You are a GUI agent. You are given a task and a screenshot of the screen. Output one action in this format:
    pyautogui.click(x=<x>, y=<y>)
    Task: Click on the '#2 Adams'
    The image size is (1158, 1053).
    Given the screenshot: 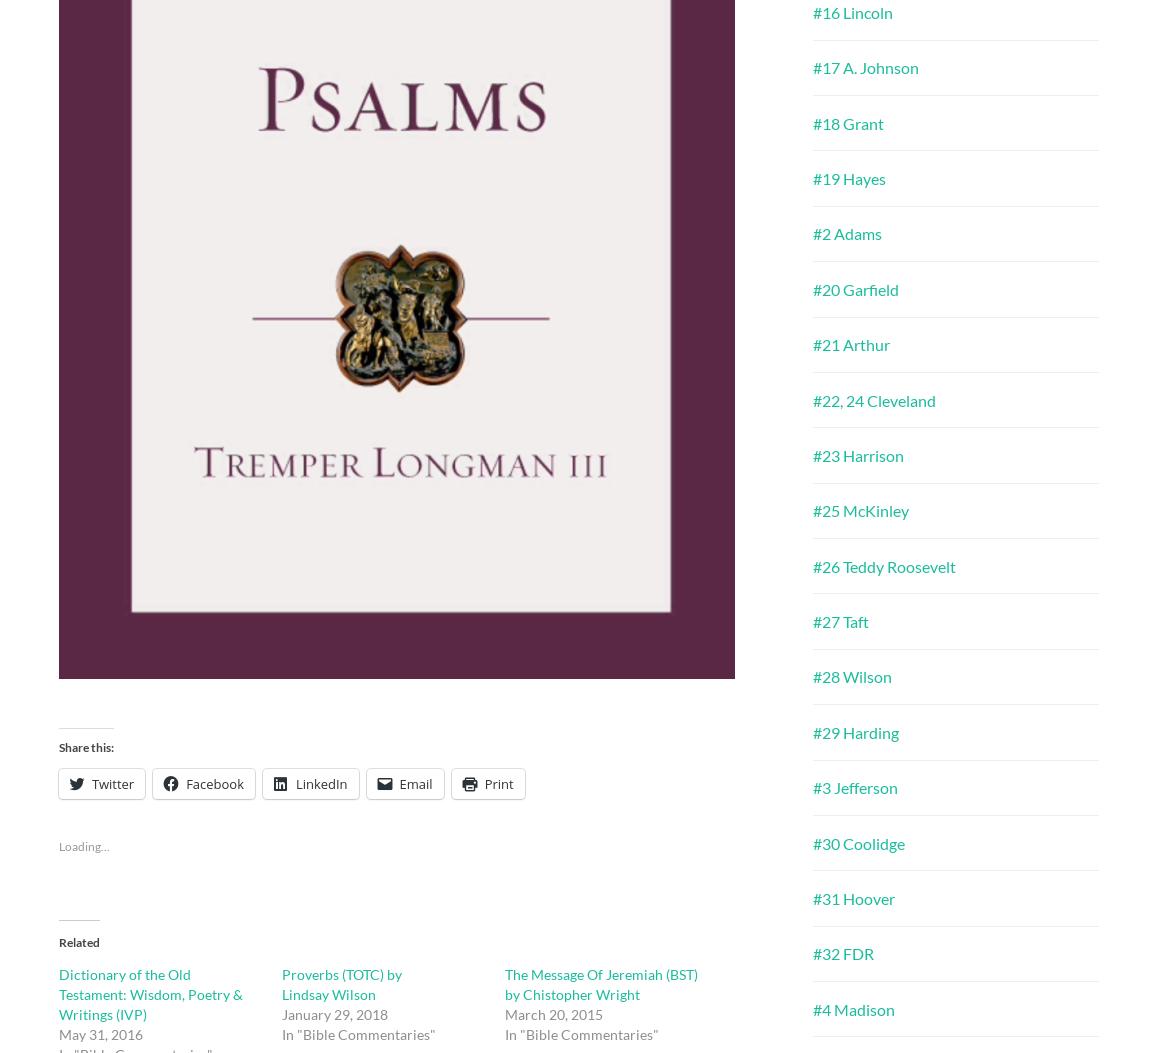 What is the action you would take?
    pyautogui.click(x=812, y=233)
    